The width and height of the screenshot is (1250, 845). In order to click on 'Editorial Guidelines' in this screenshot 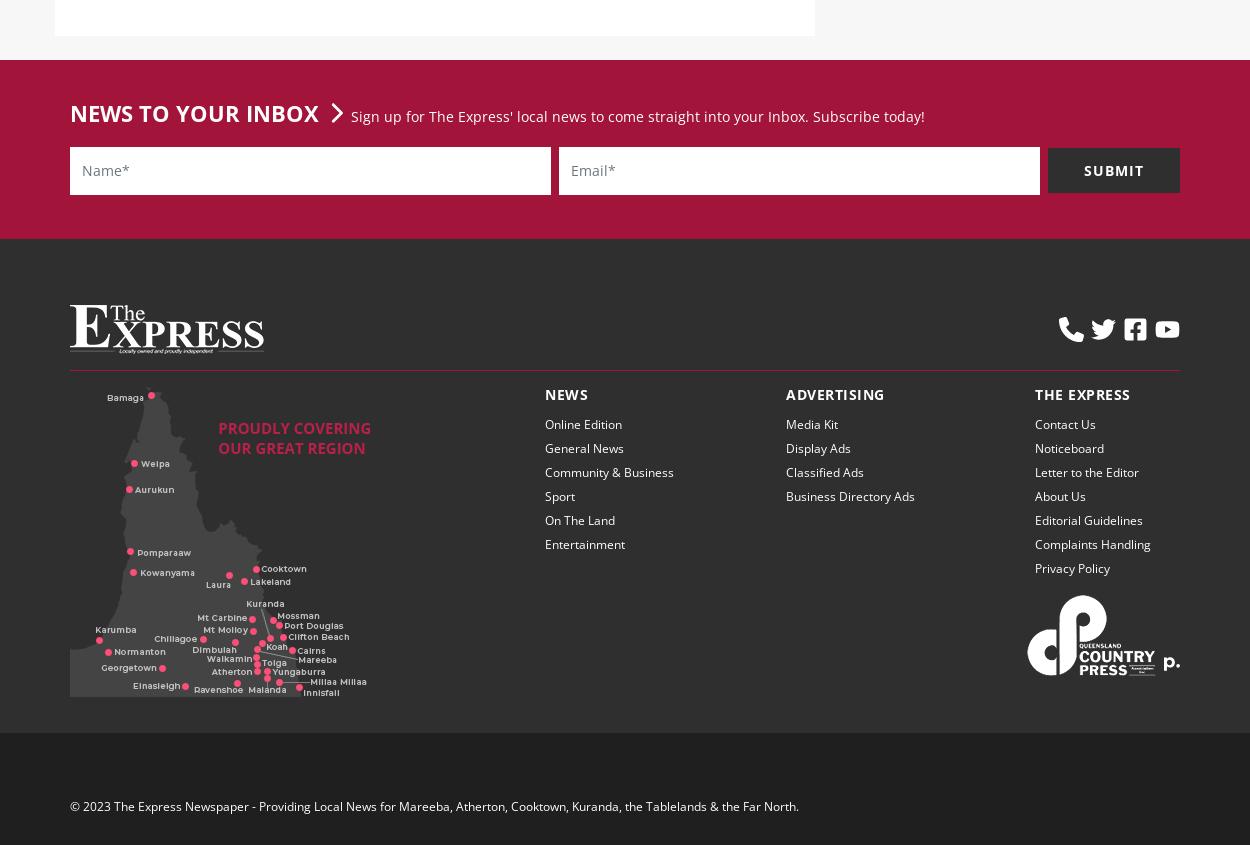, I will do `click(1088, 535)`.